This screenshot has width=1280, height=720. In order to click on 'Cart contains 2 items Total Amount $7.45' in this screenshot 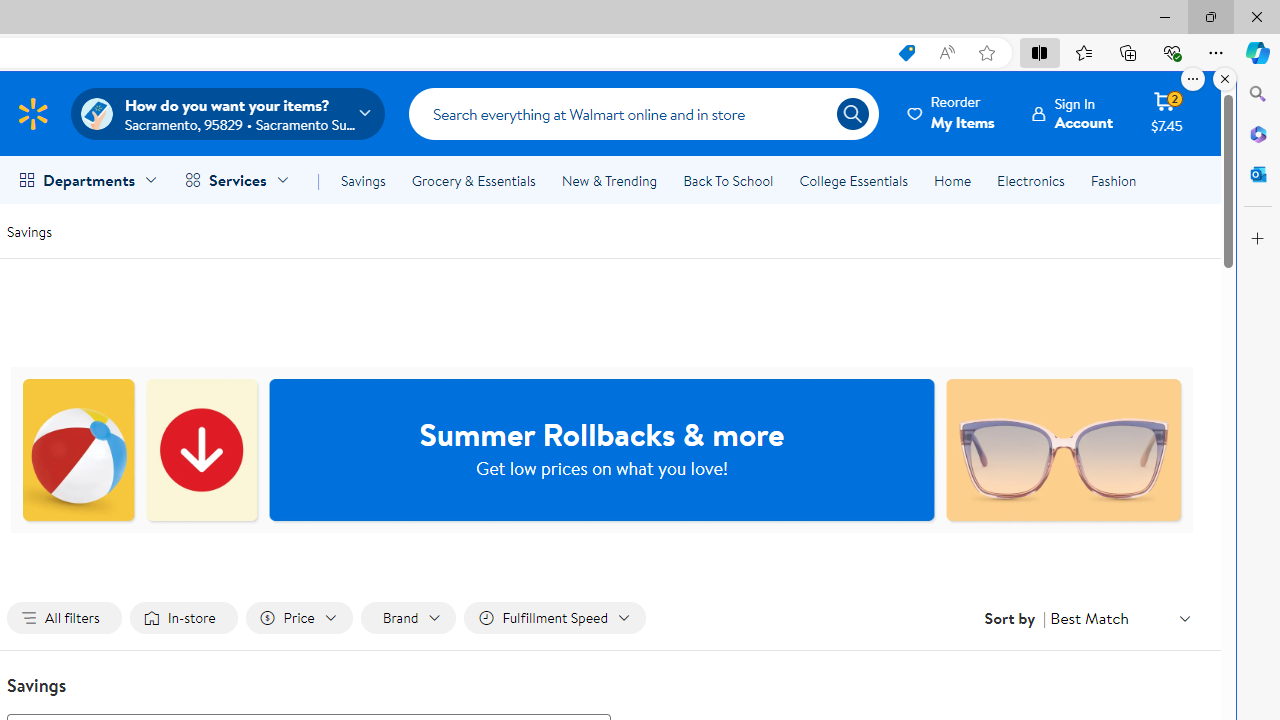, I will do `click(1166, 113)`.